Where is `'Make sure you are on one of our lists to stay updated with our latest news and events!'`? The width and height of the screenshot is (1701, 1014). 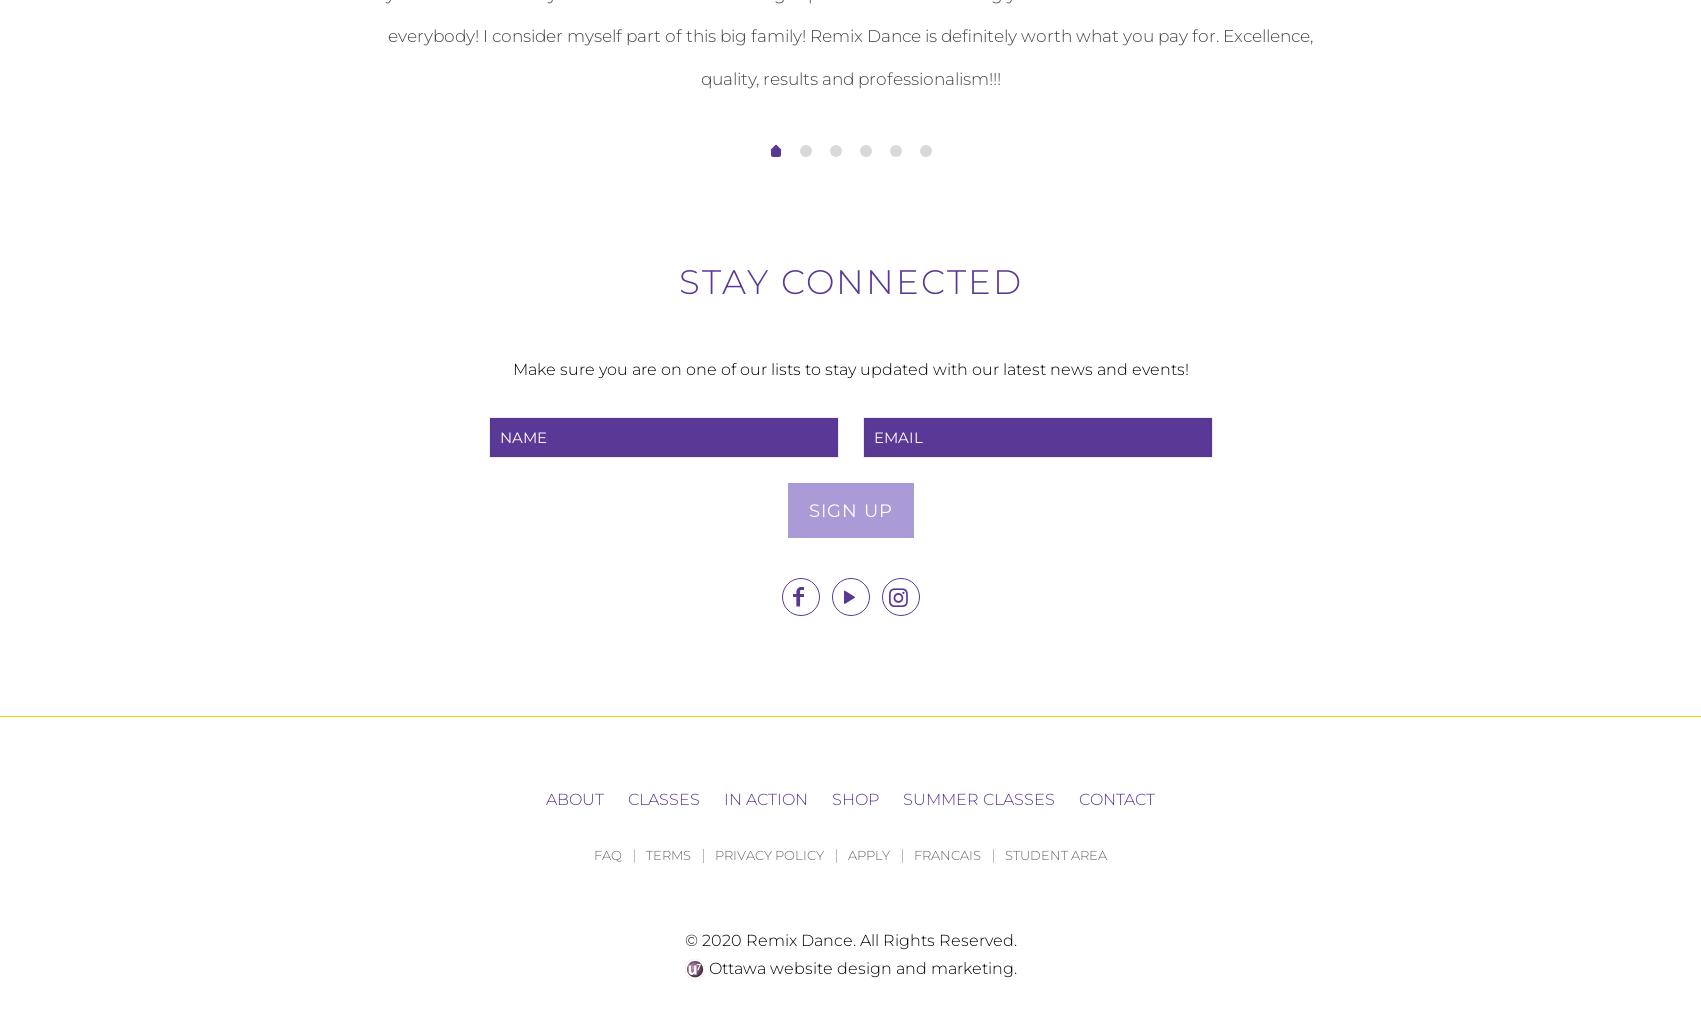 'Make sure you are on one of our lists to stay updated with our latest news and events!' is located at coordinates (849, 368).